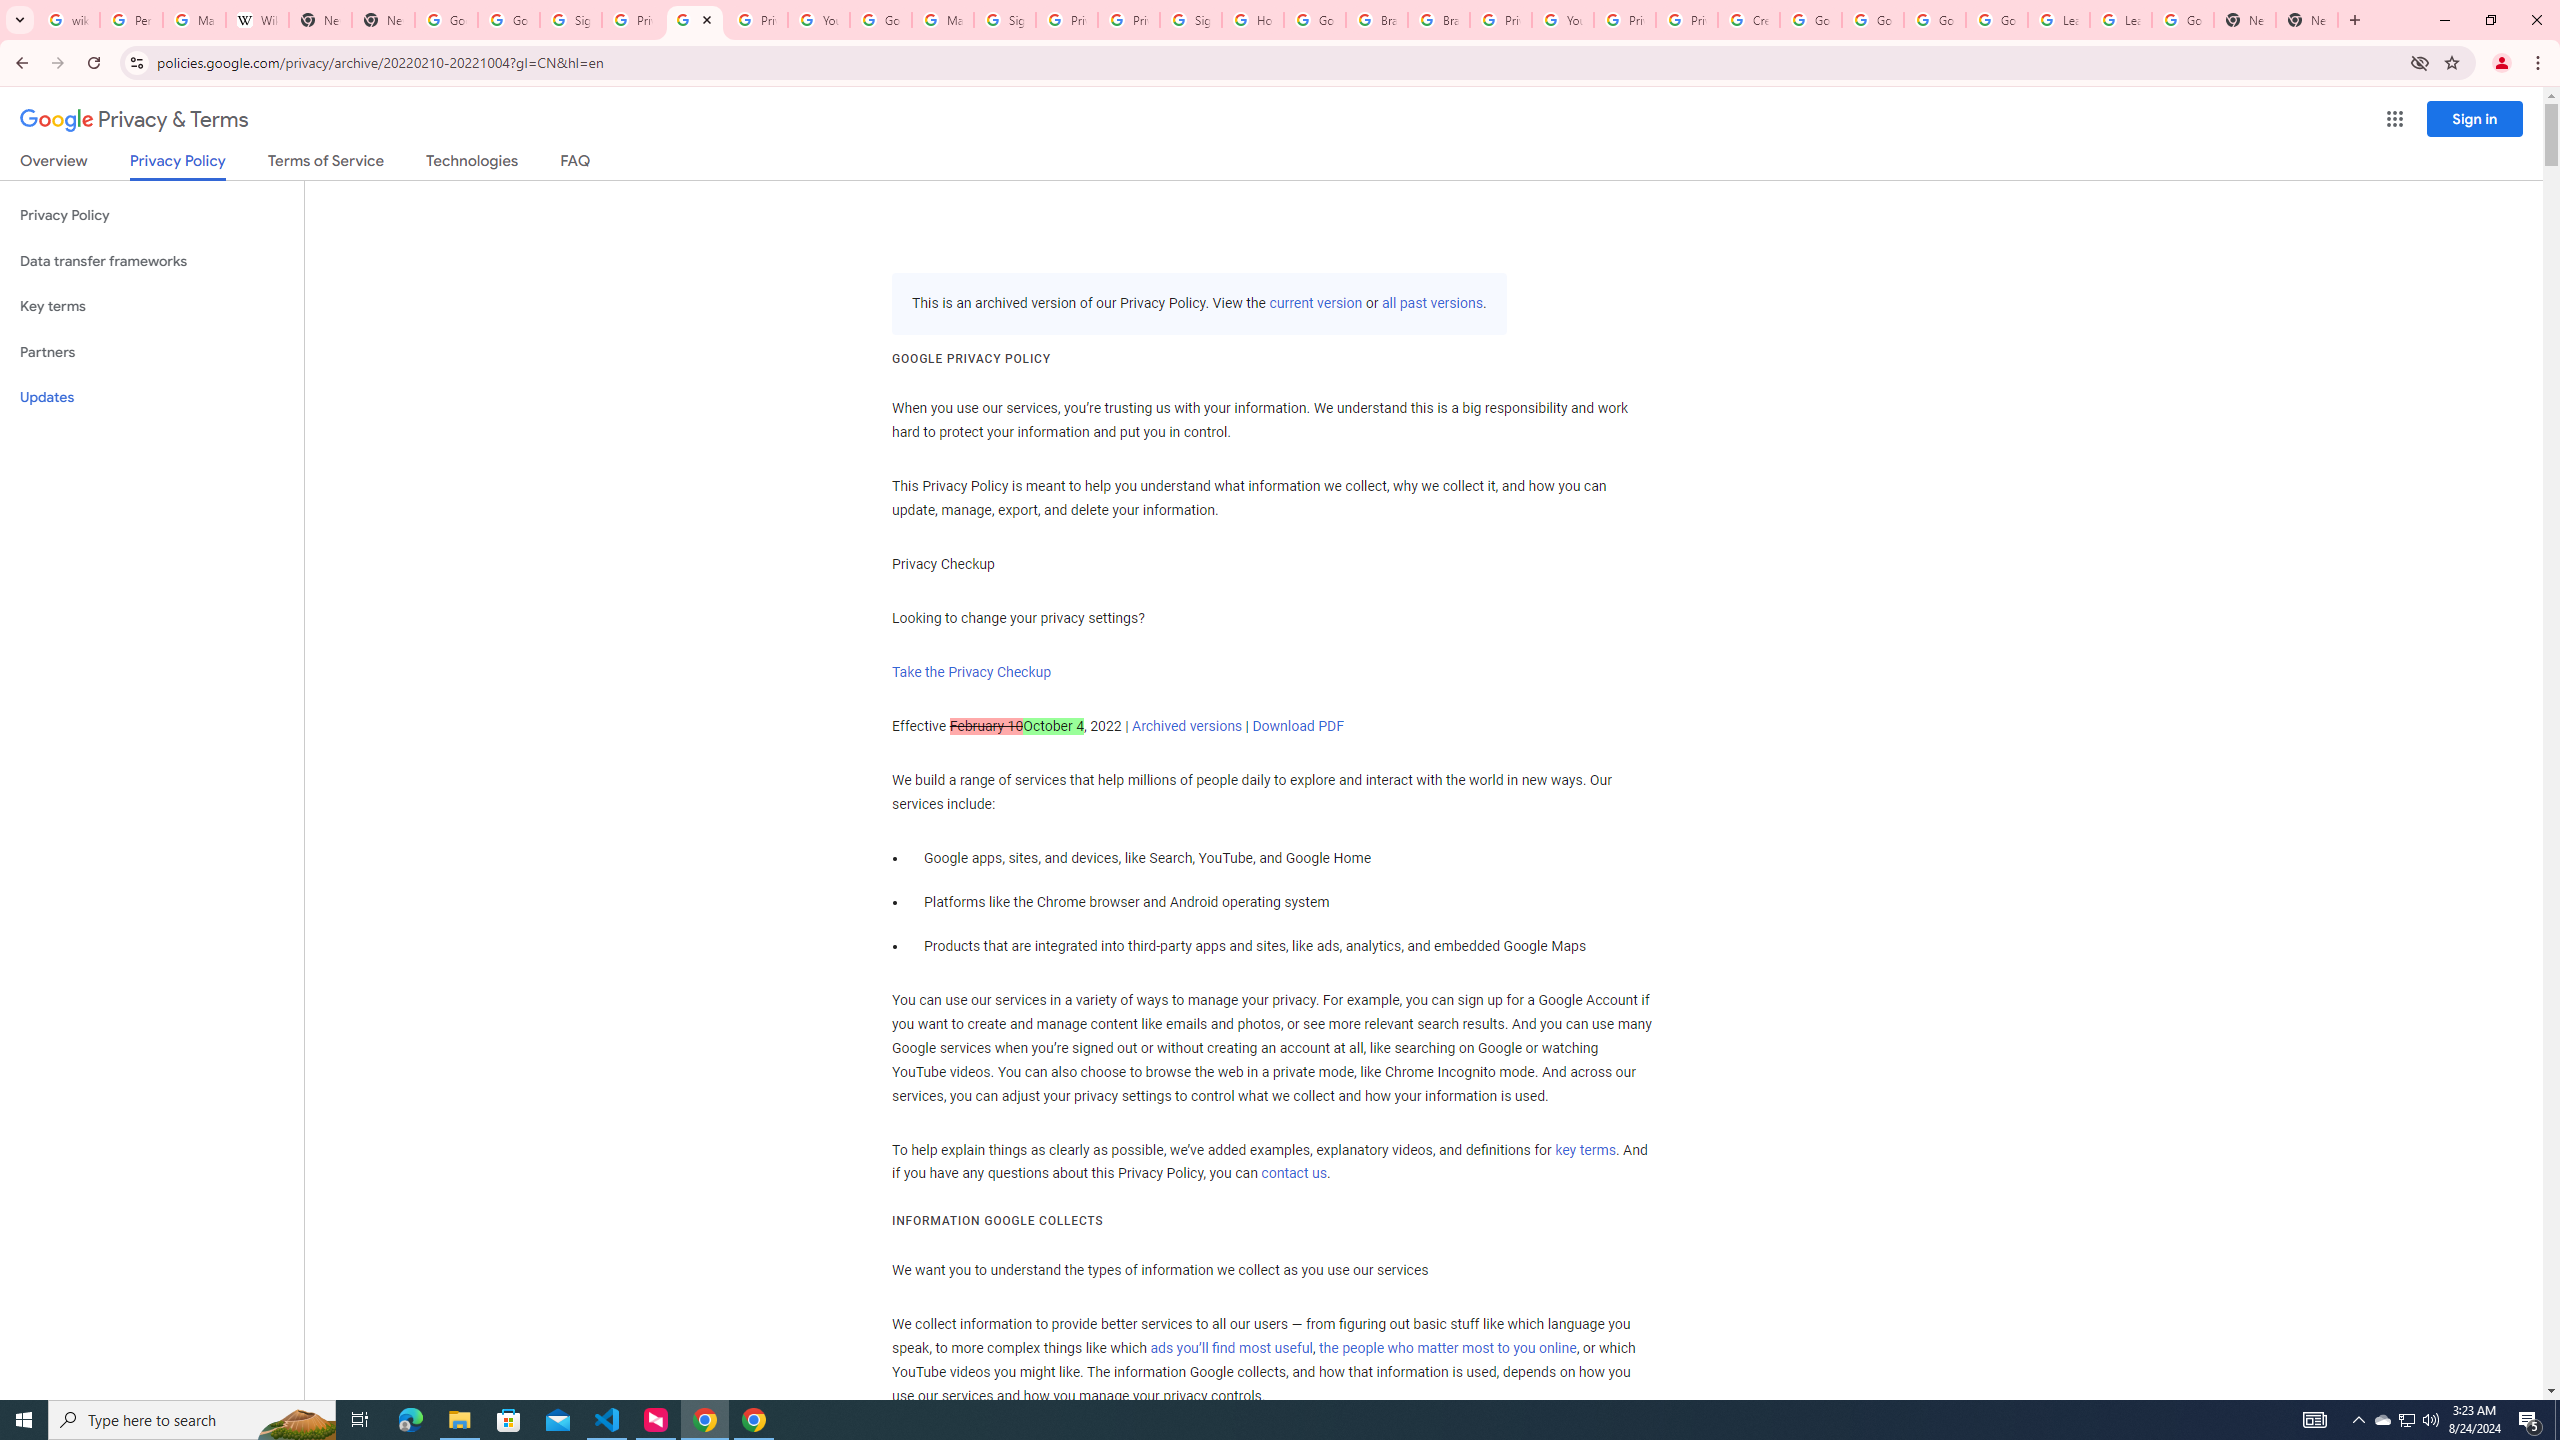 The image size is (2560, 1440). I want to click on 'Archived versions', so click(1186, 724).